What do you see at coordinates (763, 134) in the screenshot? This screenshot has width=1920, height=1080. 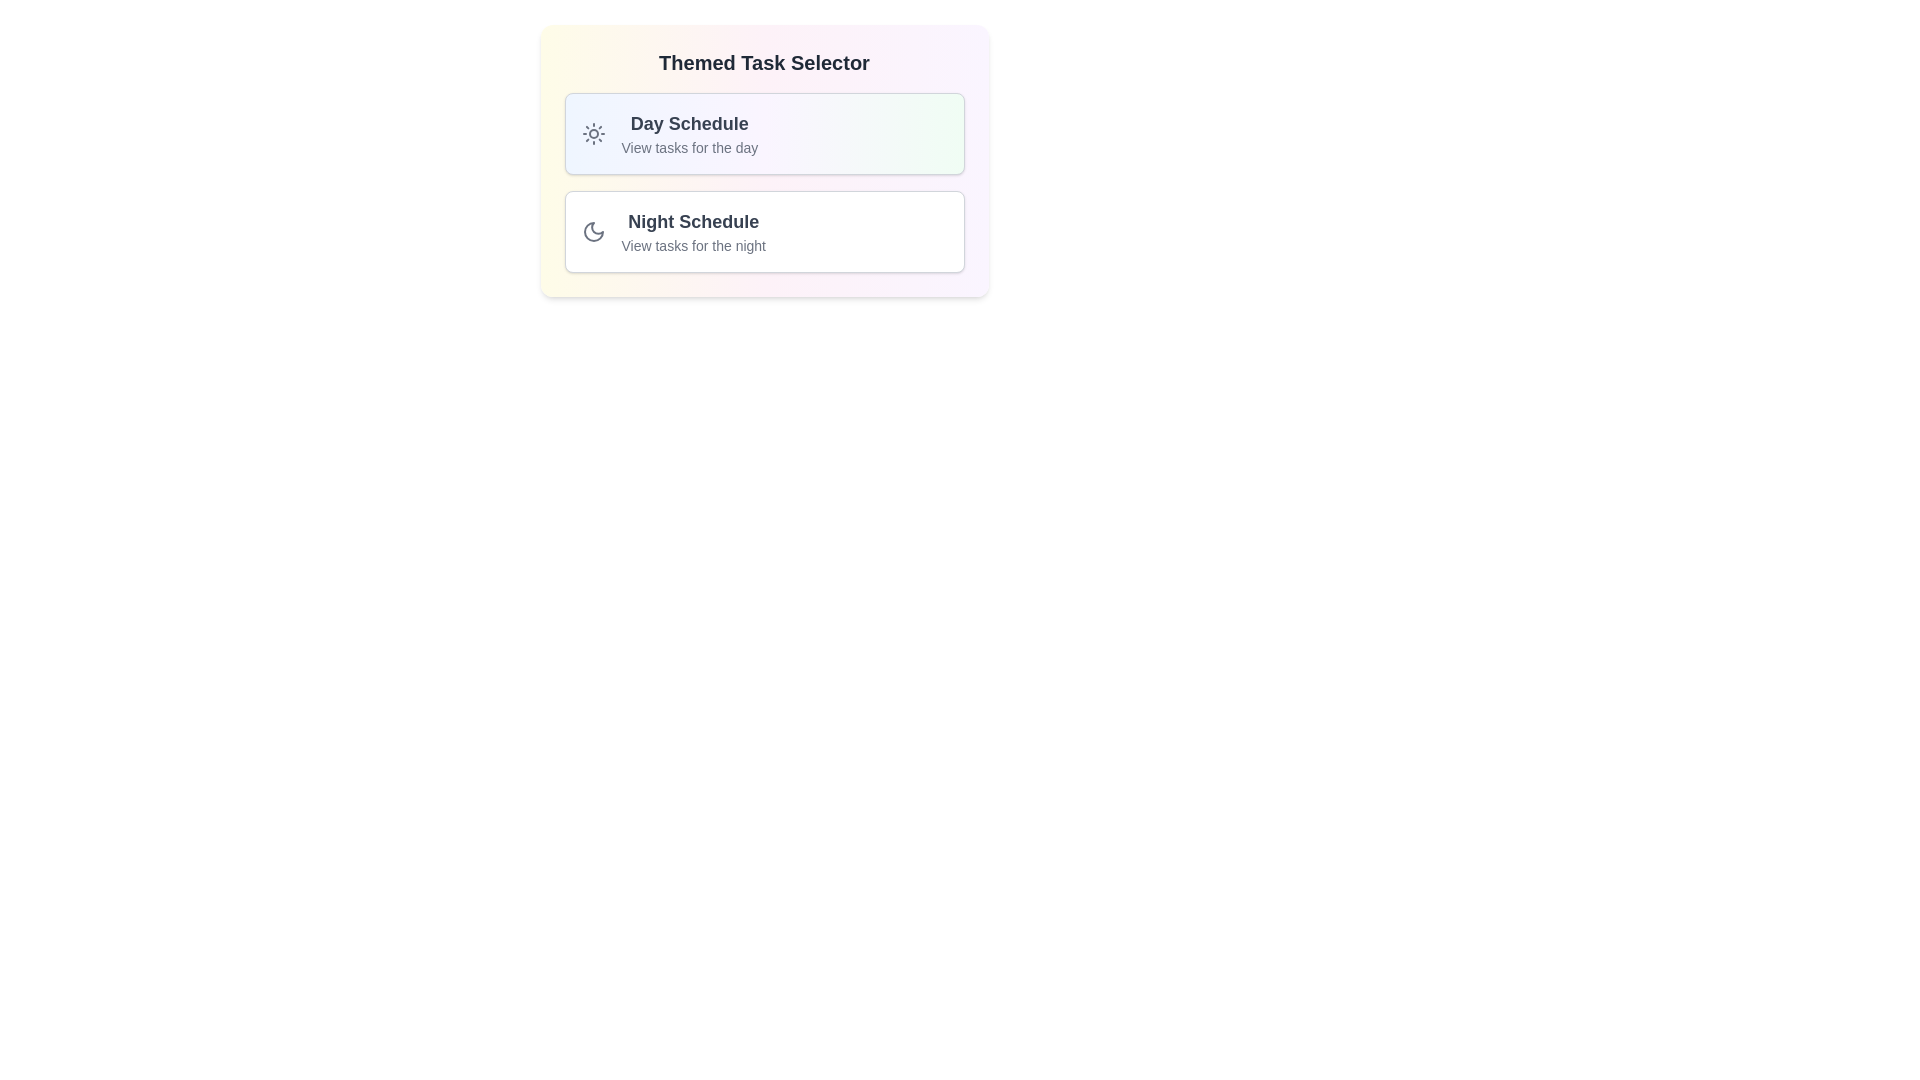 I see `the schedule by clicking on the corresponding option: Day Schedule` at bounding box center [763, 134].